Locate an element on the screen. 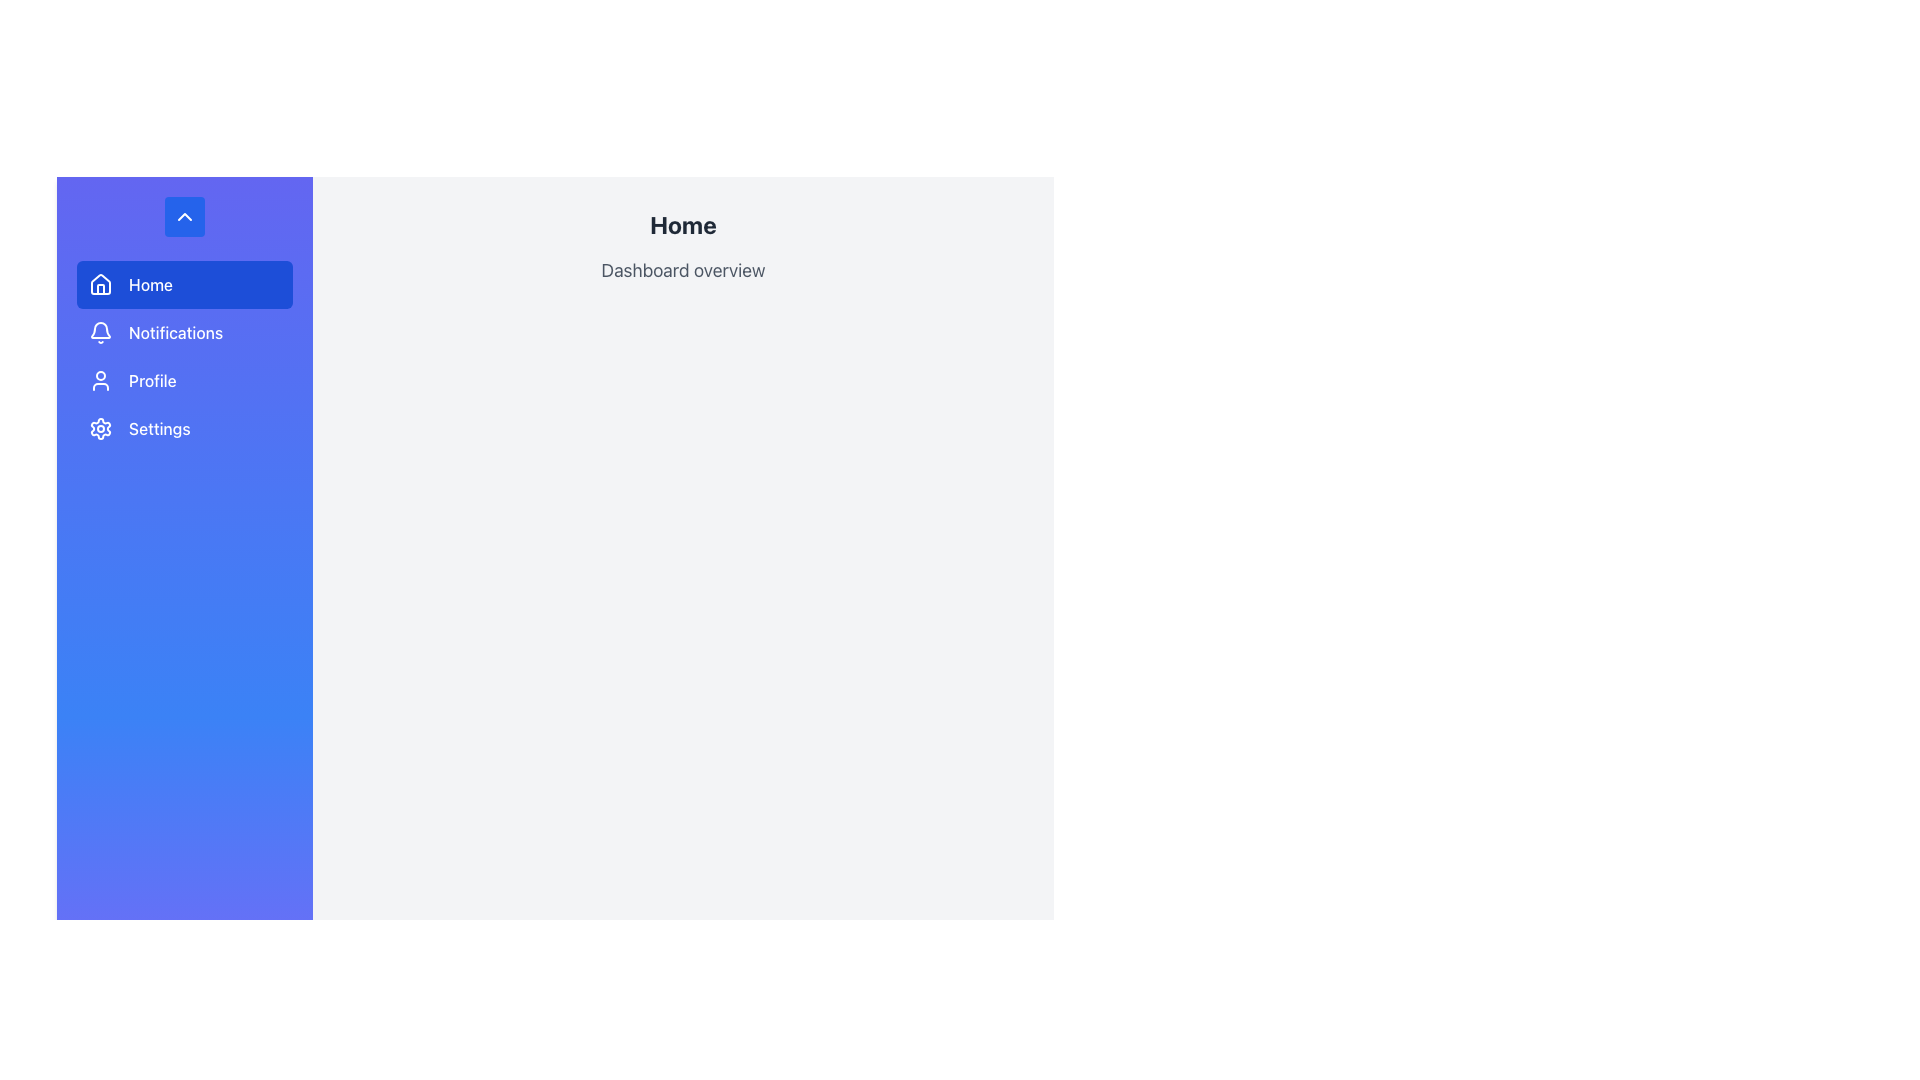  the 'Notifications' menu entry in the left navigation bar, which features a bell icon and is positioned second from the top is located at coordinates (185, 331).